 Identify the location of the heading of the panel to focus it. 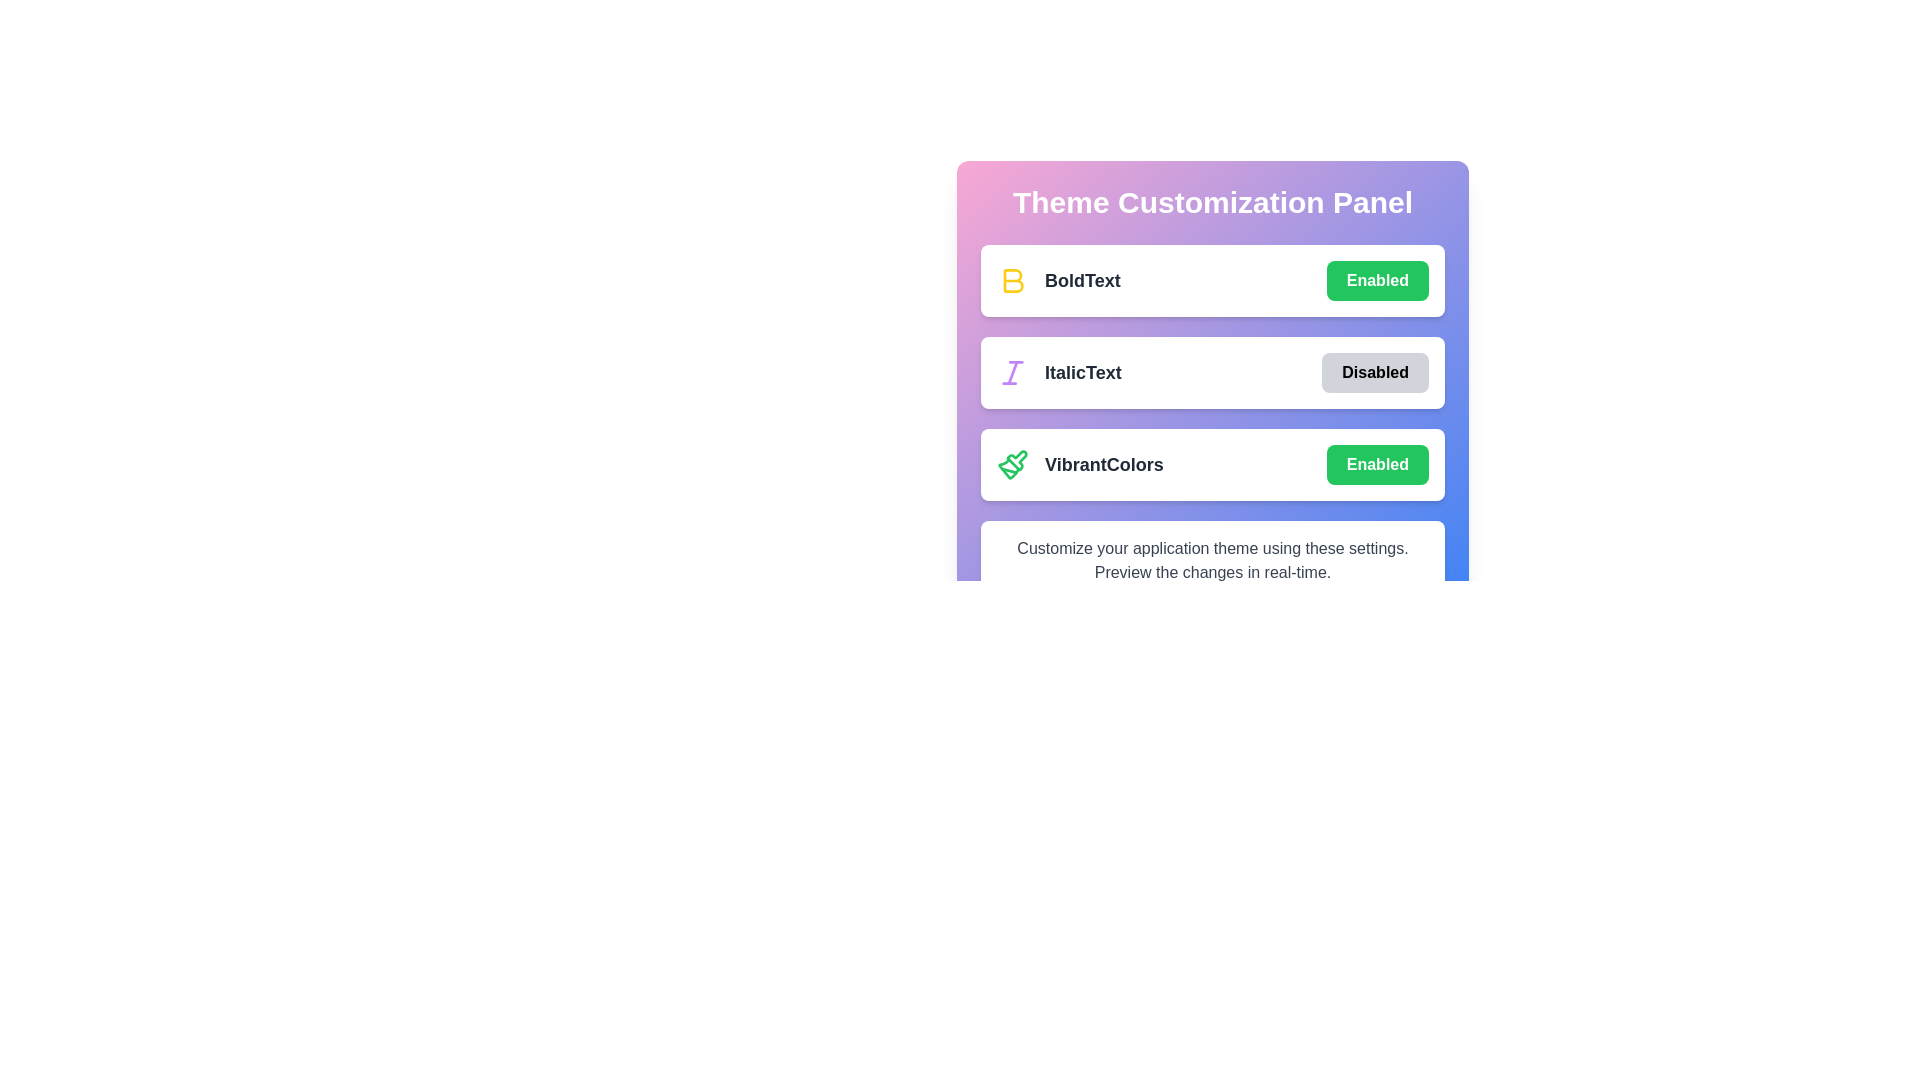
(1212, 203).